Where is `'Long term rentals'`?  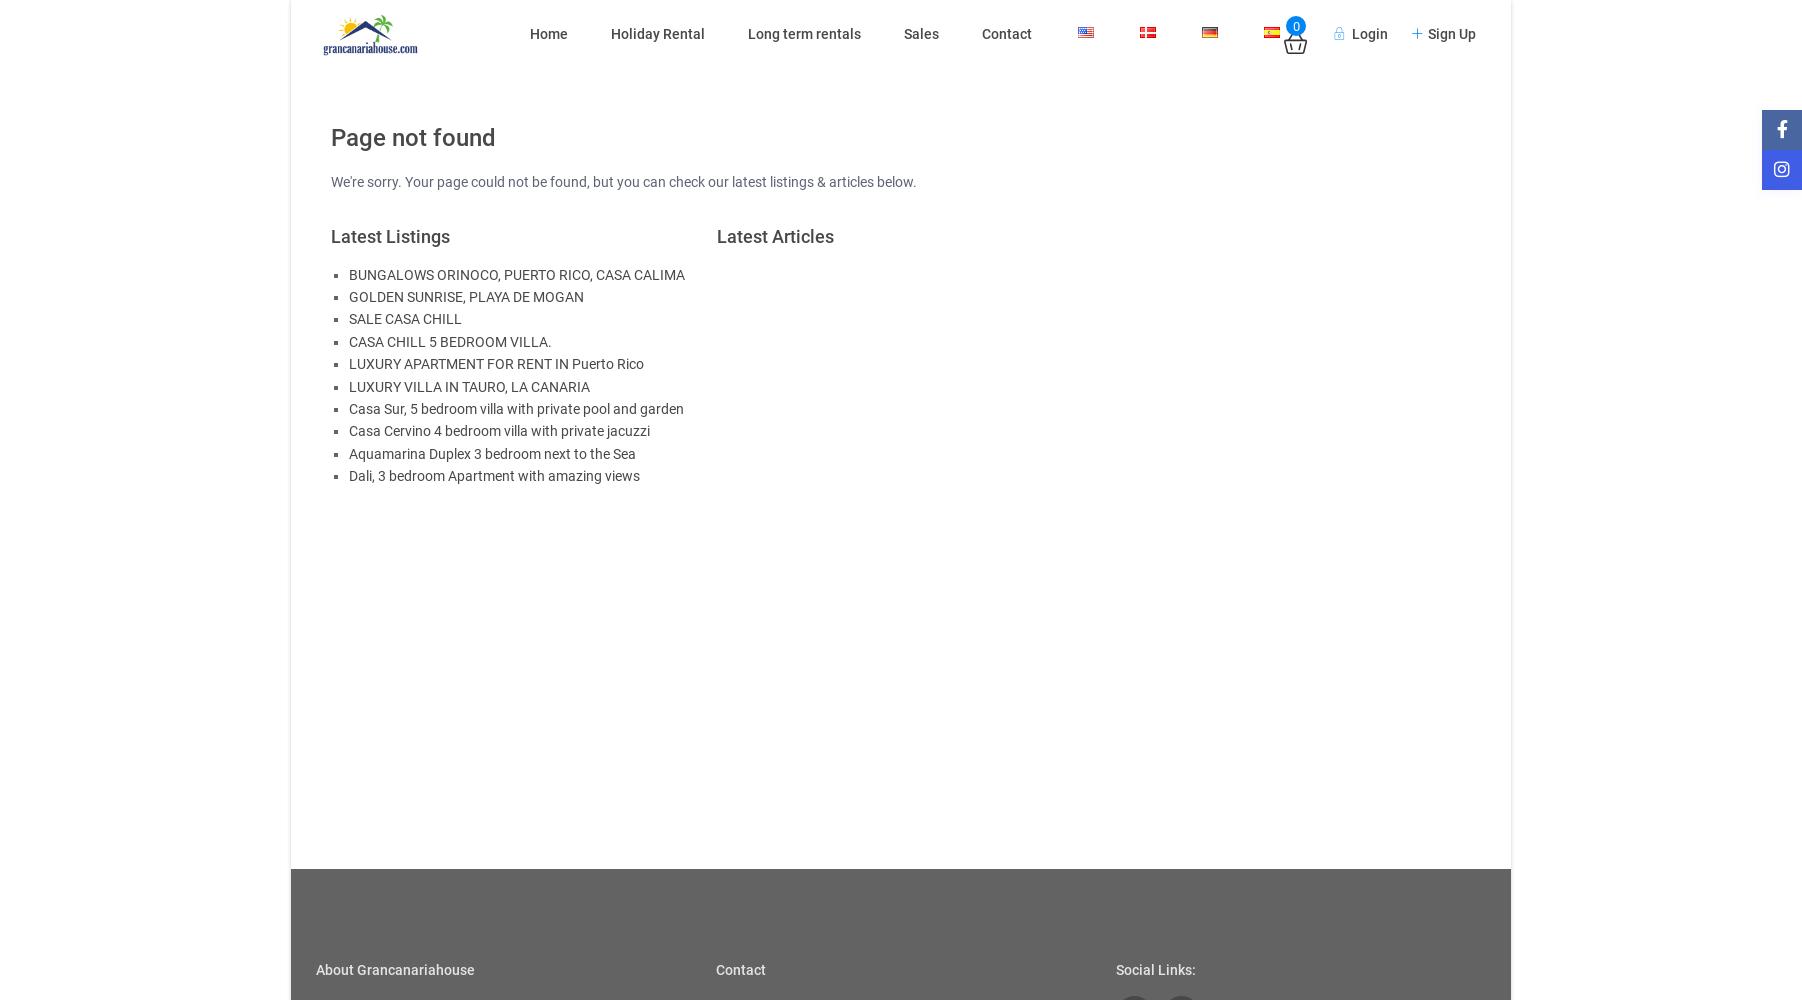
'Long term rentals' is located at coordinates (745, 34).